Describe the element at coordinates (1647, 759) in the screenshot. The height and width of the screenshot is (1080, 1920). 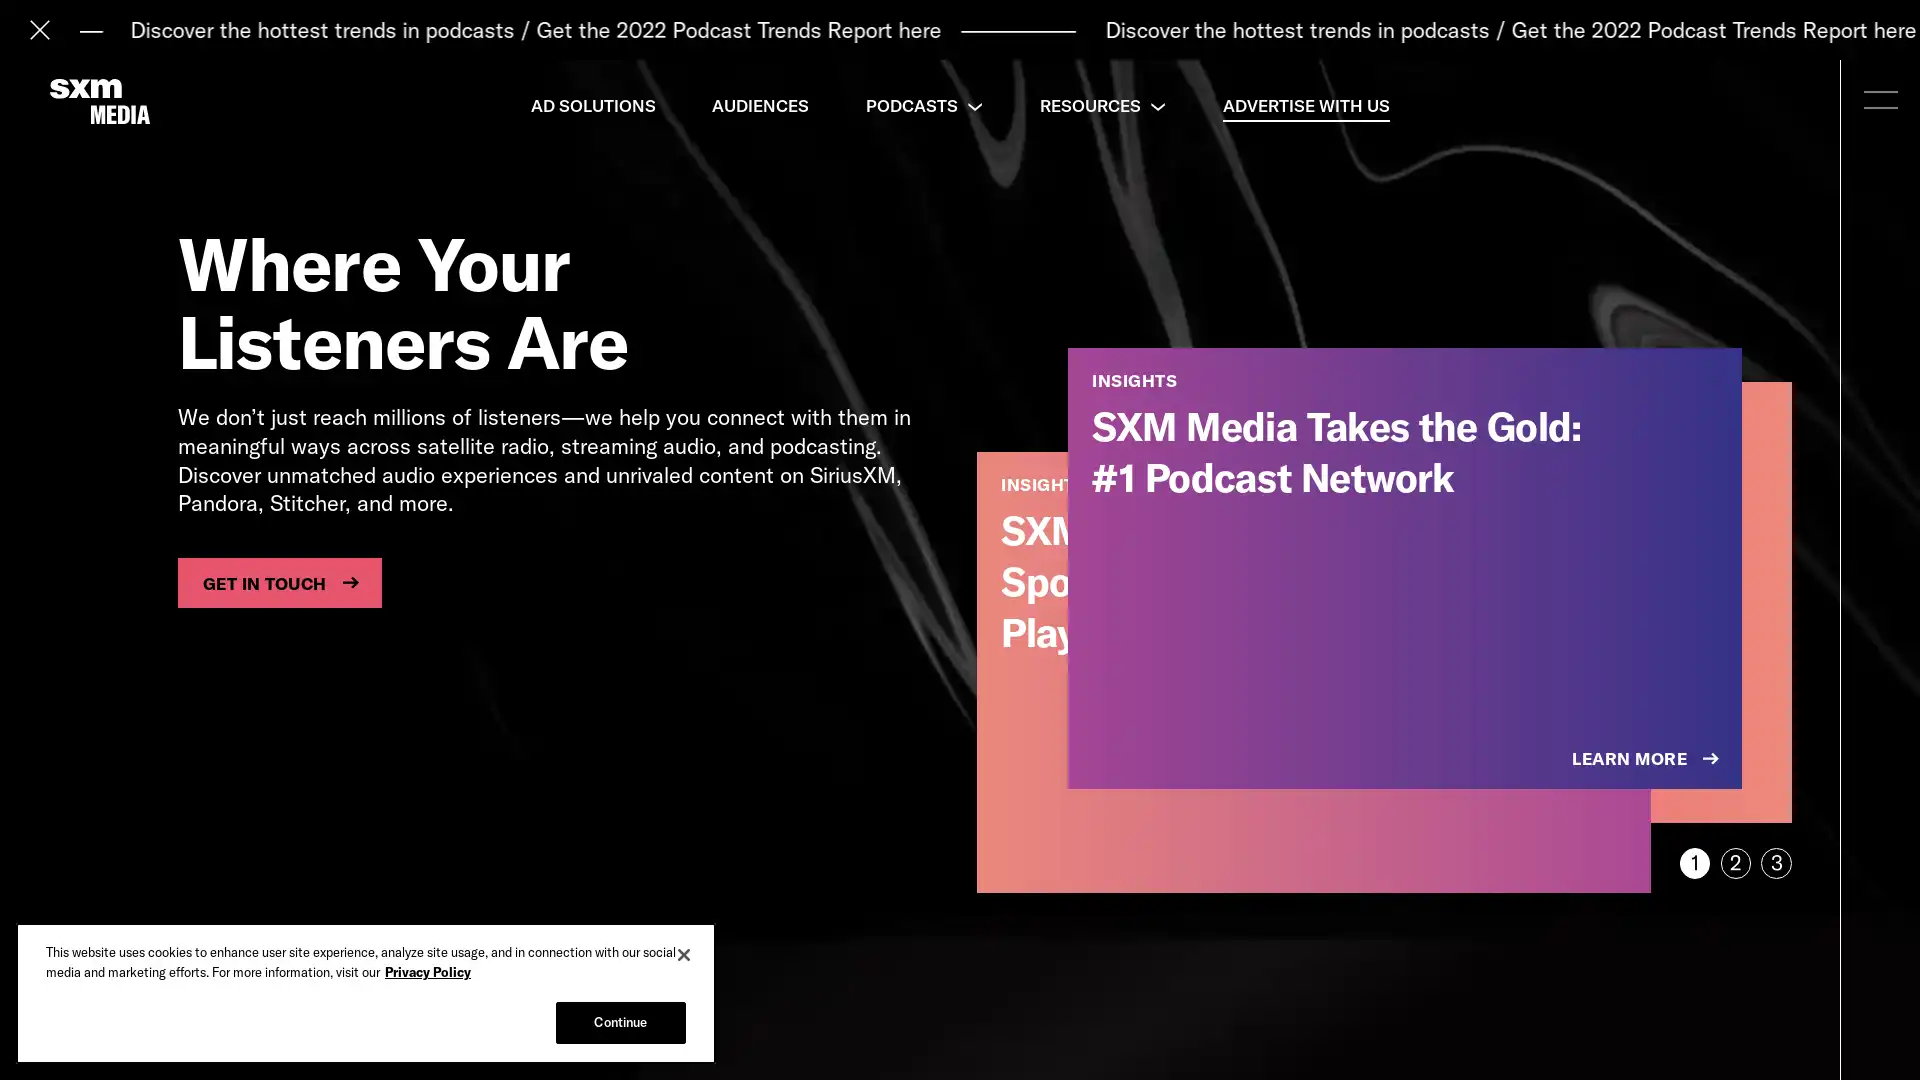
I see `LEARN MORE` at that location.